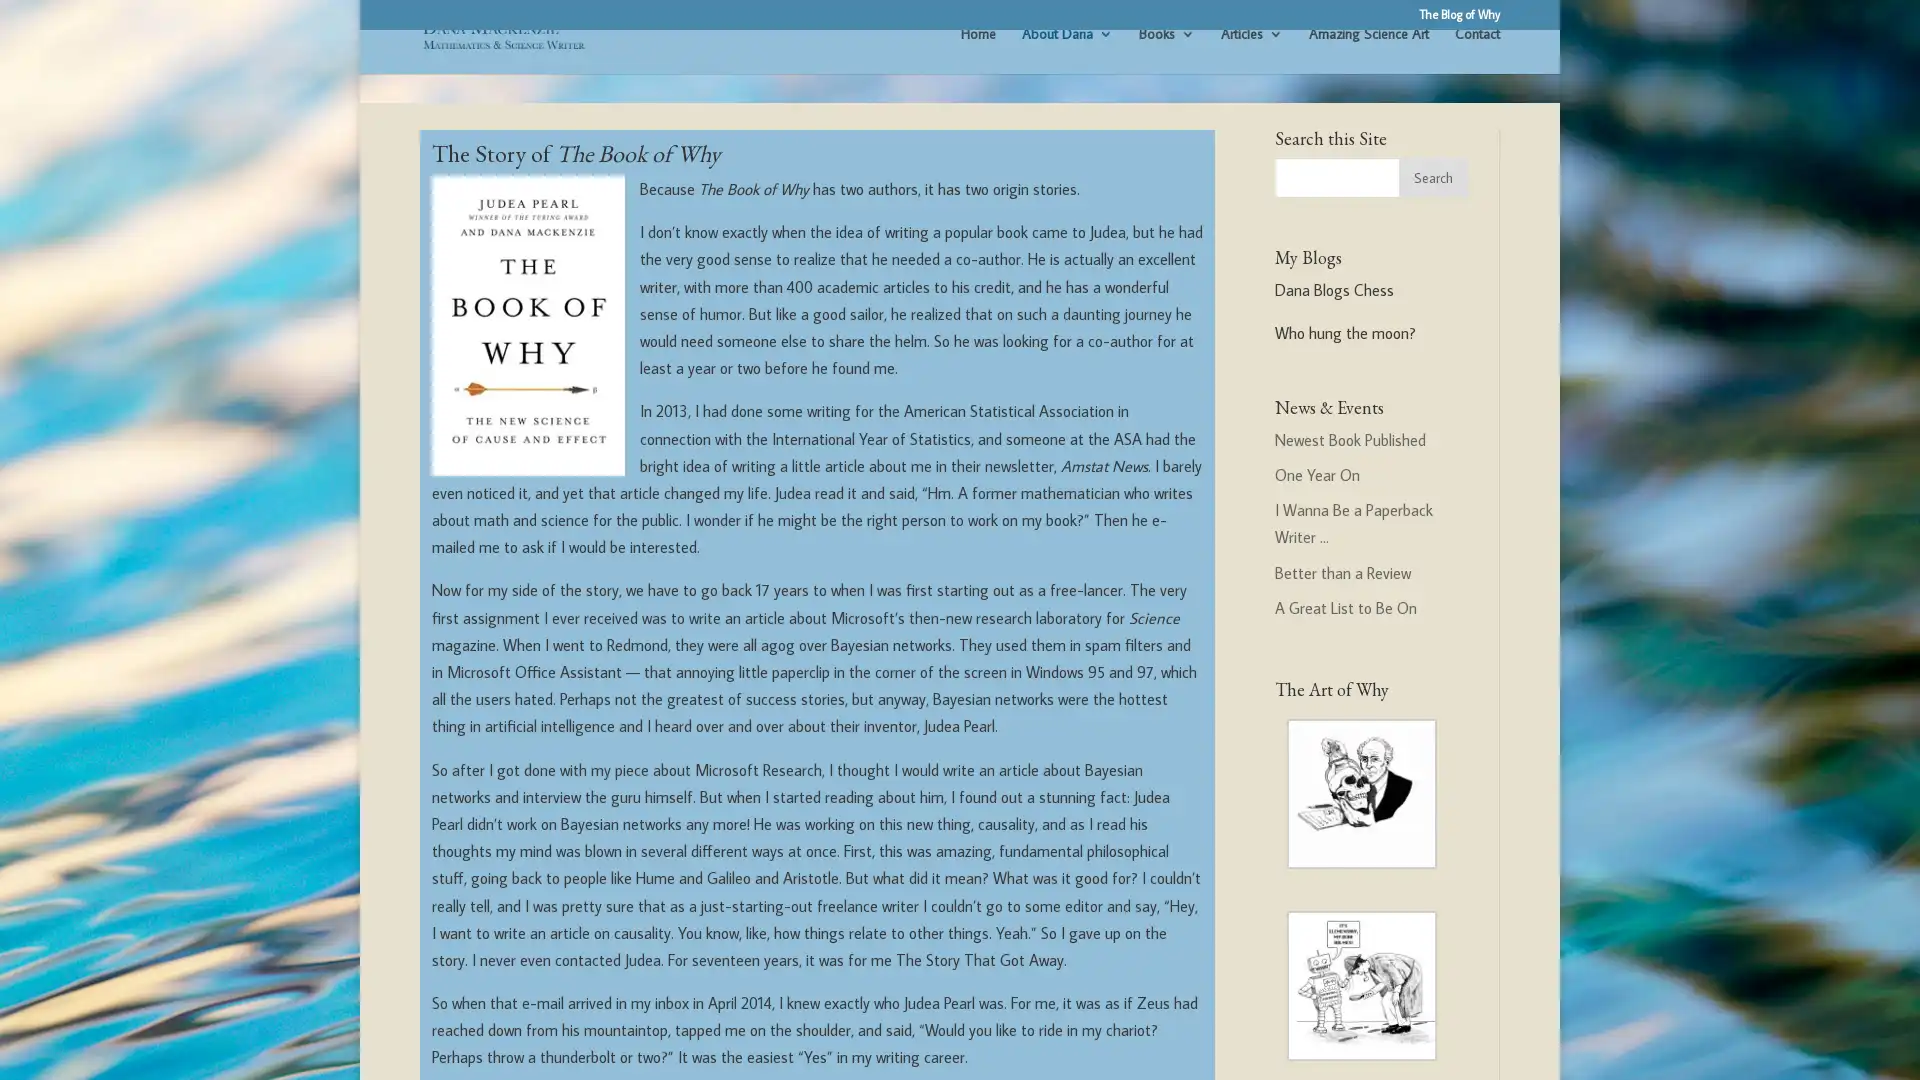 The width and height of the screenshot is (1920, 1080). What do you see at coordinates (1432, 176) in the screenshot?
I see `Search` at bounding box center [1432, 176].